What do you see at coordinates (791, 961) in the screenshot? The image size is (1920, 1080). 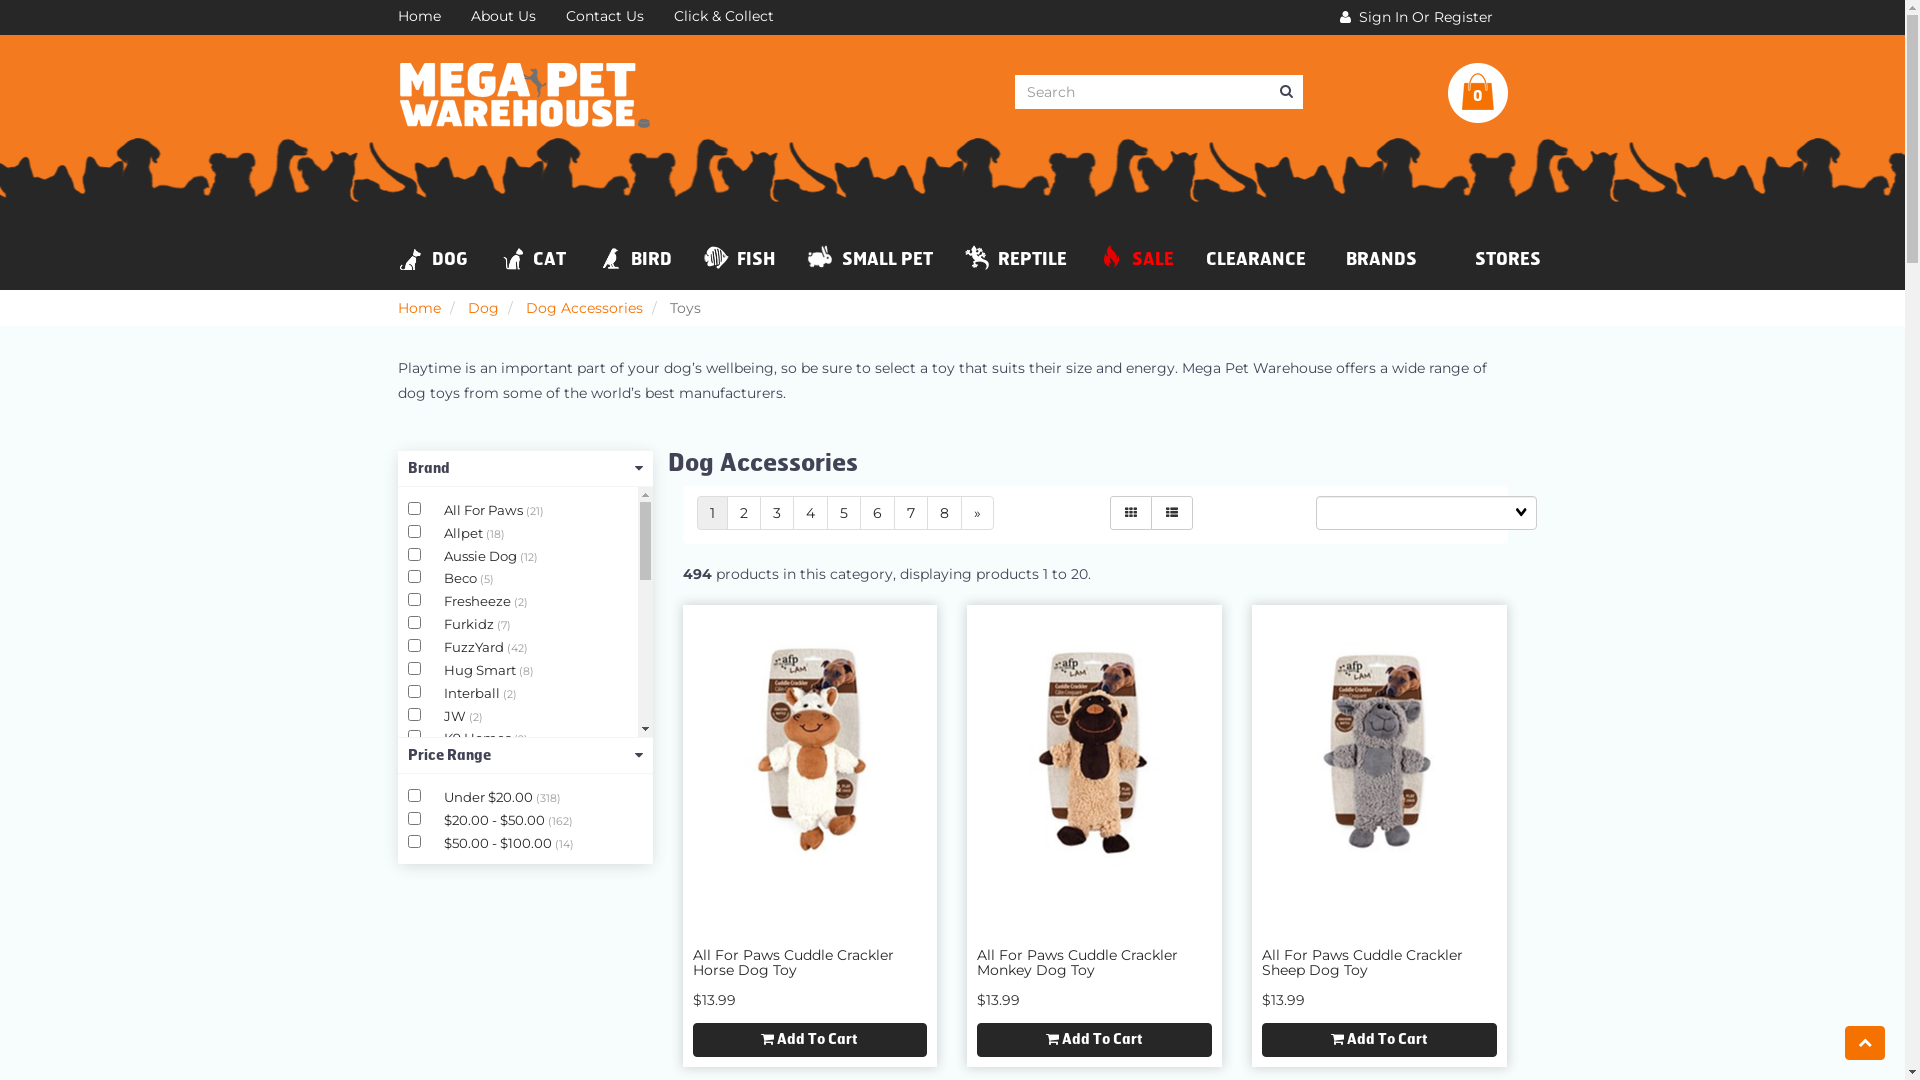 I see `'All For Paws Cuddle Crackler Horse Dog Toy'` at bounding box center [791, 961].